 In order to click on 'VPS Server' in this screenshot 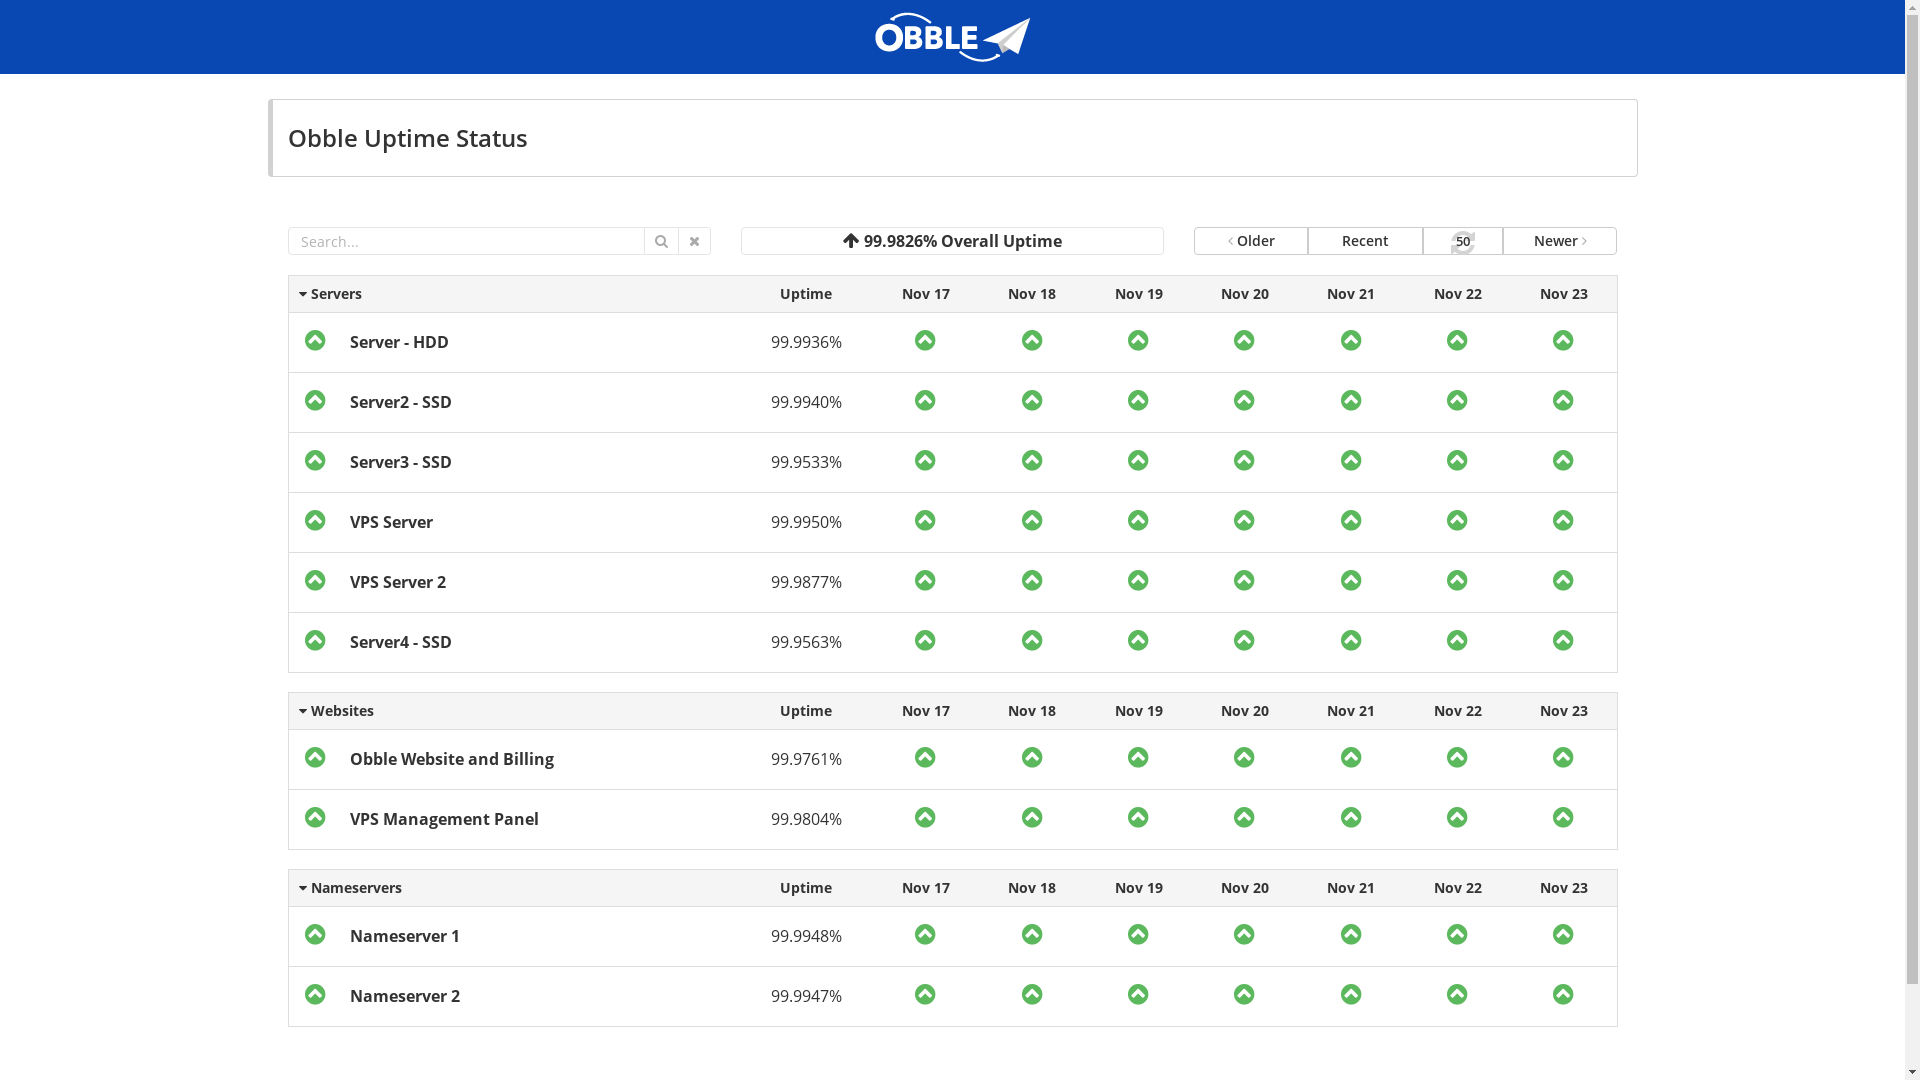, I will do `click(391, 520)`.